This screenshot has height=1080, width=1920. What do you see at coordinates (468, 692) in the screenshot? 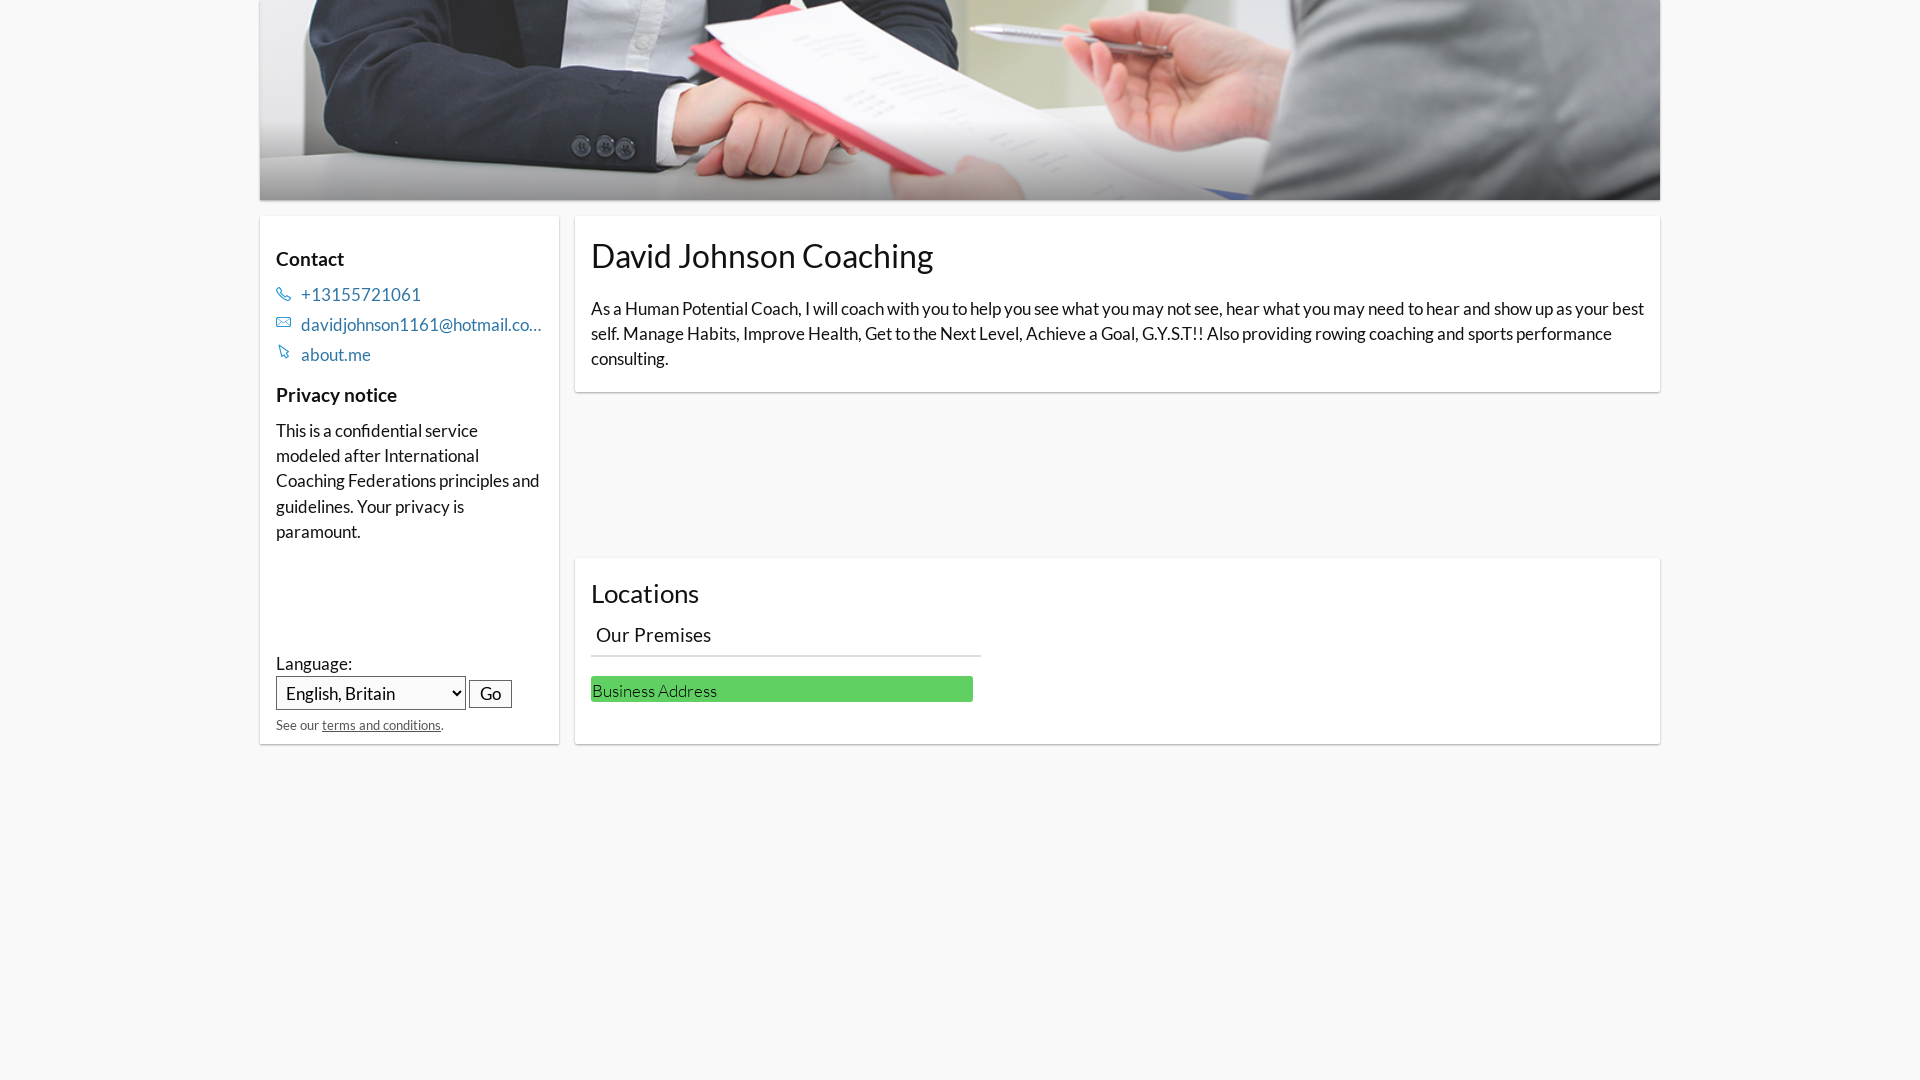
I see `'Go'` at bounding box center [468, 692].